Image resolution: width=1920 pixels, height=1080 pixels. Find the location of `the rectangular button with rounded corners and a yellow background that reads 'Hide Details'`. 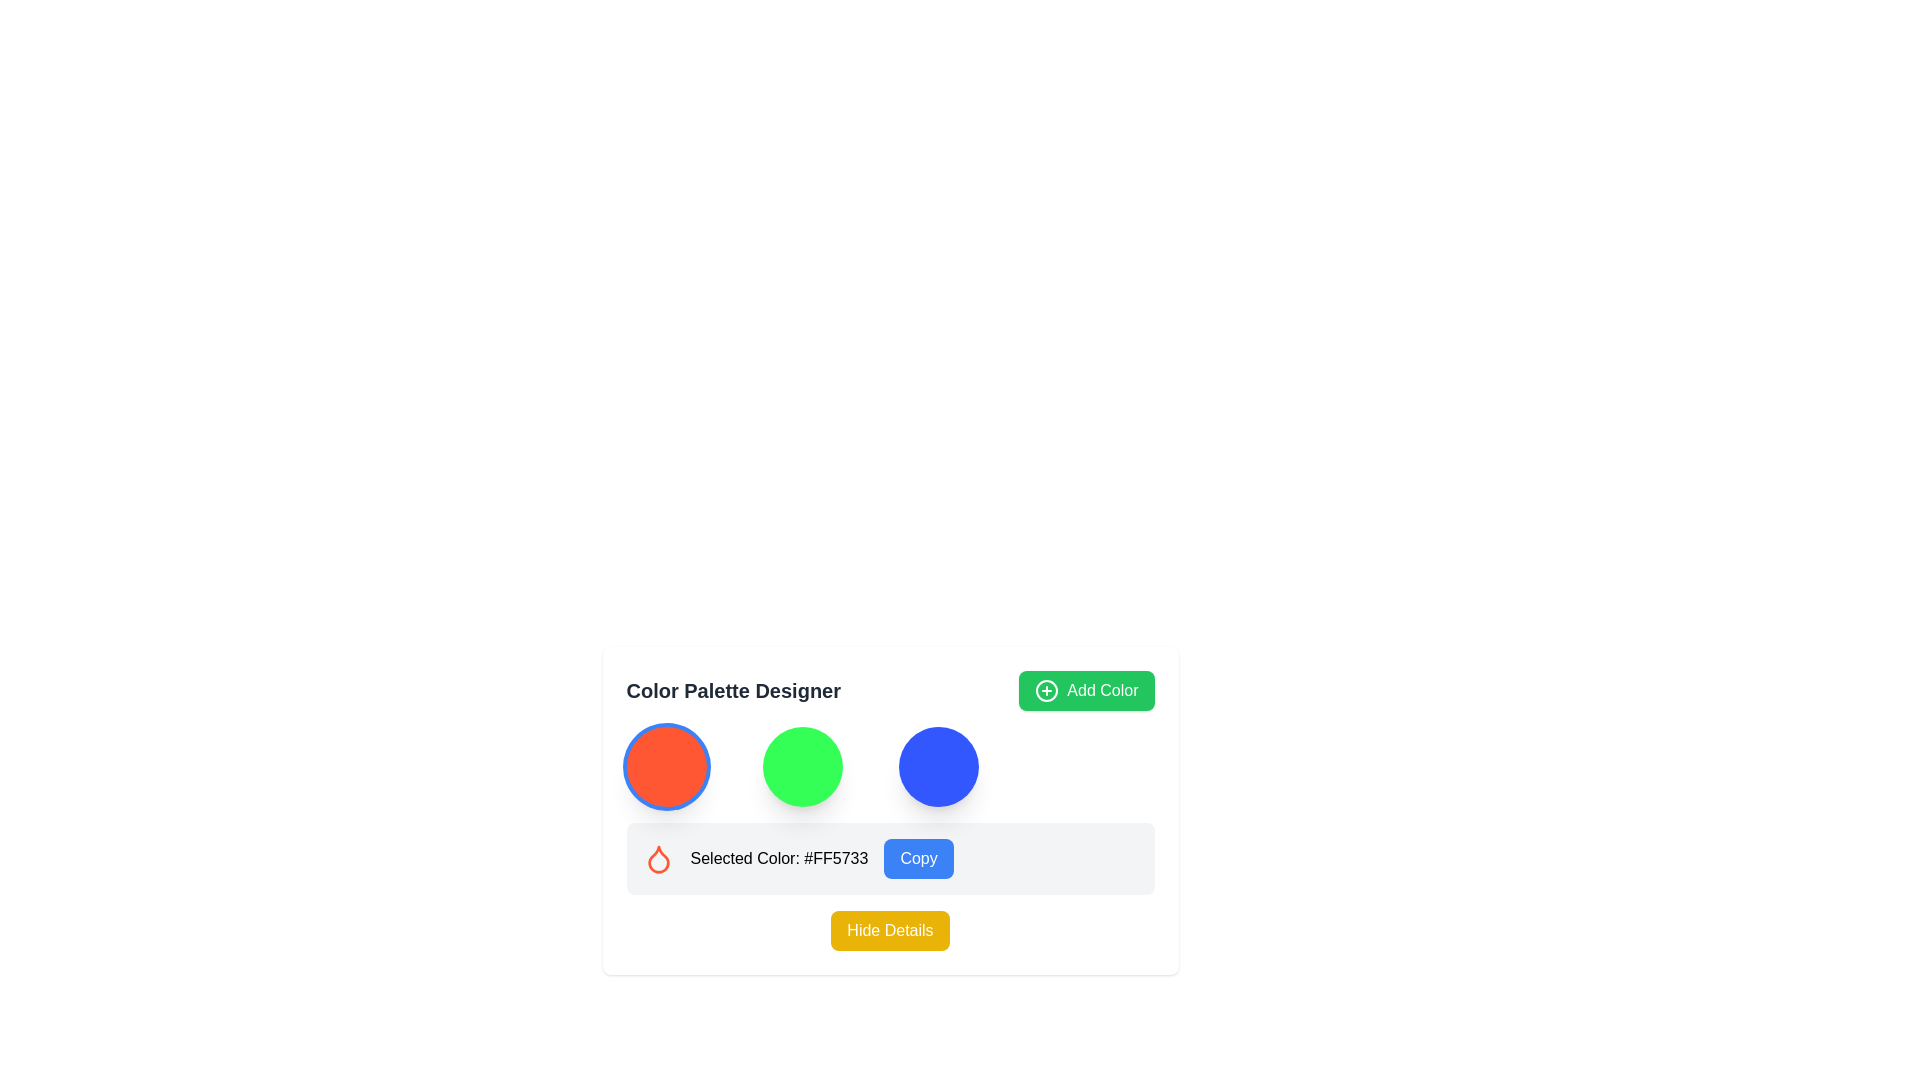

the rectangular button with rounded corners and a yellow background that reads 'Hide Details' is located at coordinates (889, 930).